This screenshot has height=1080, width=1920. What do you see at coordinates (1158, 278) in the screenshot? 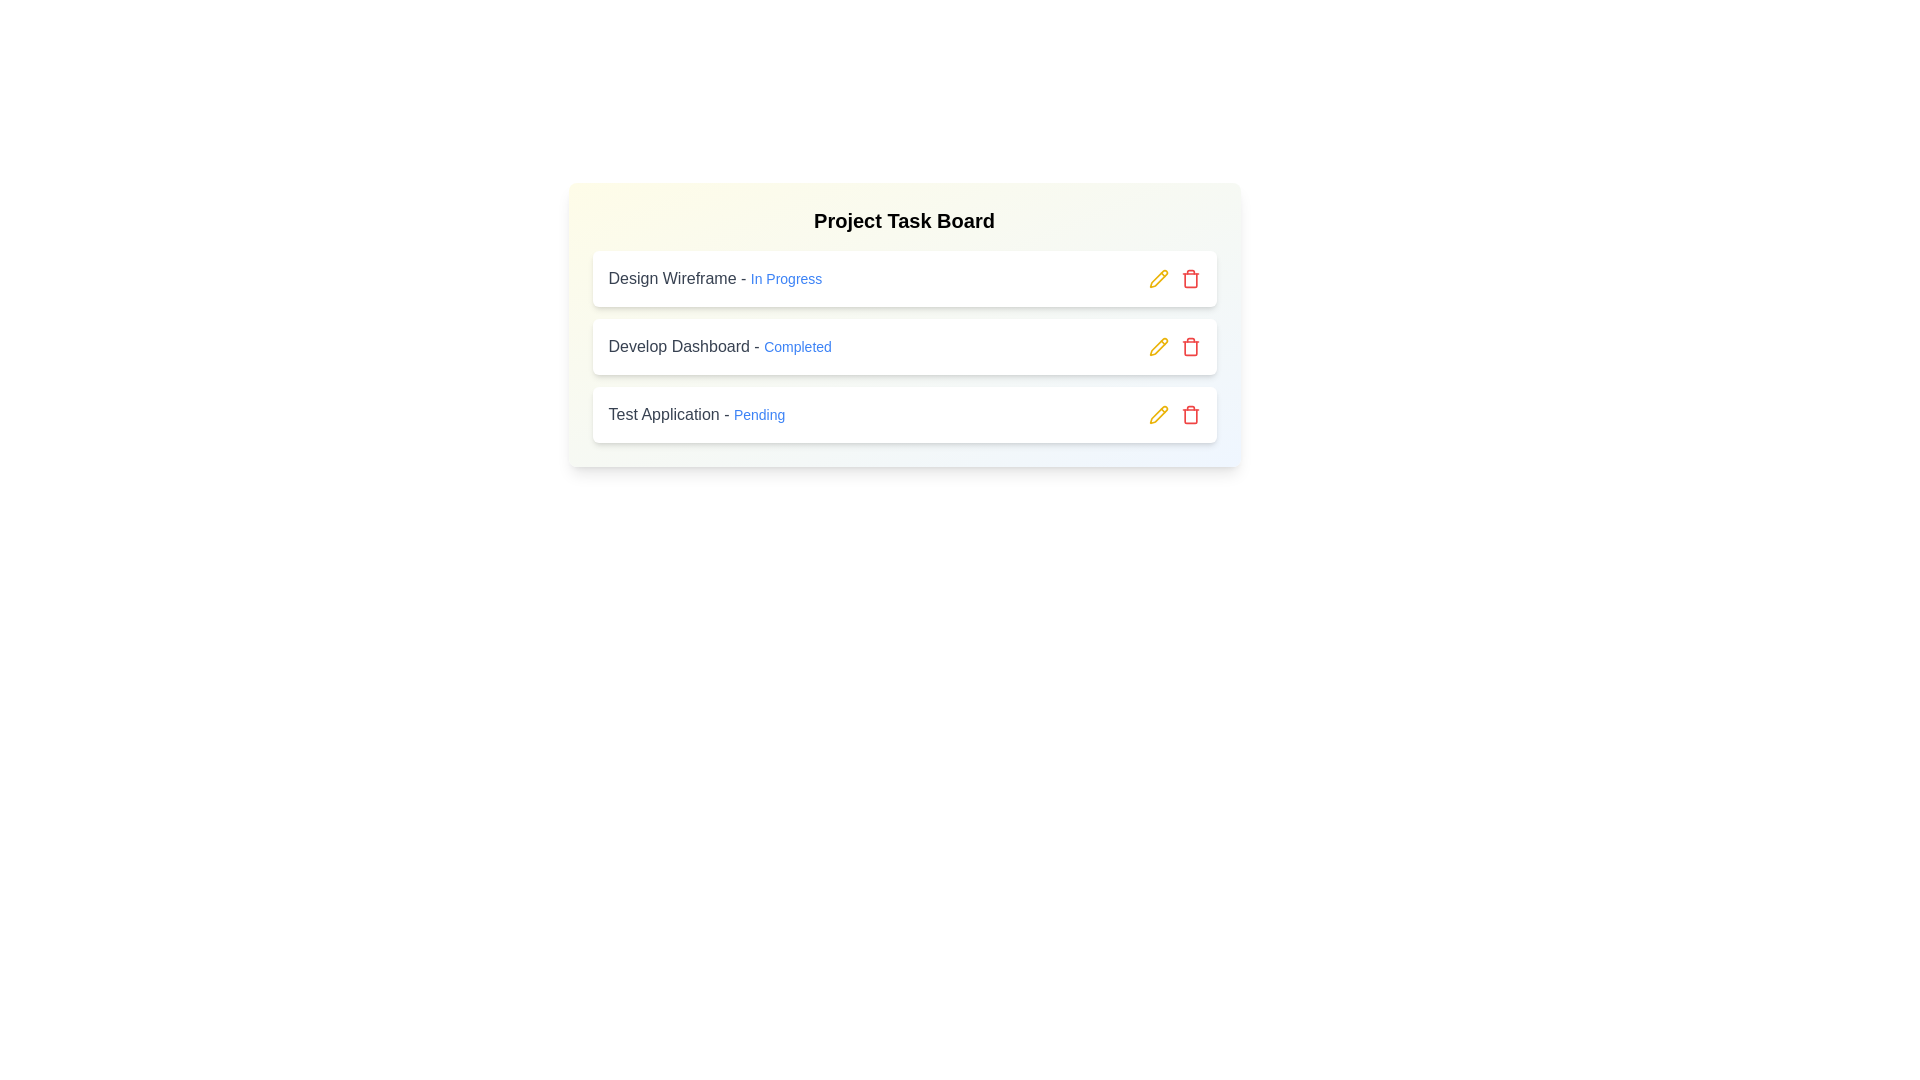
I see `the pencil icon next to the 'Design Wireframe' task to edit it` at bounding box center [1158, 278].